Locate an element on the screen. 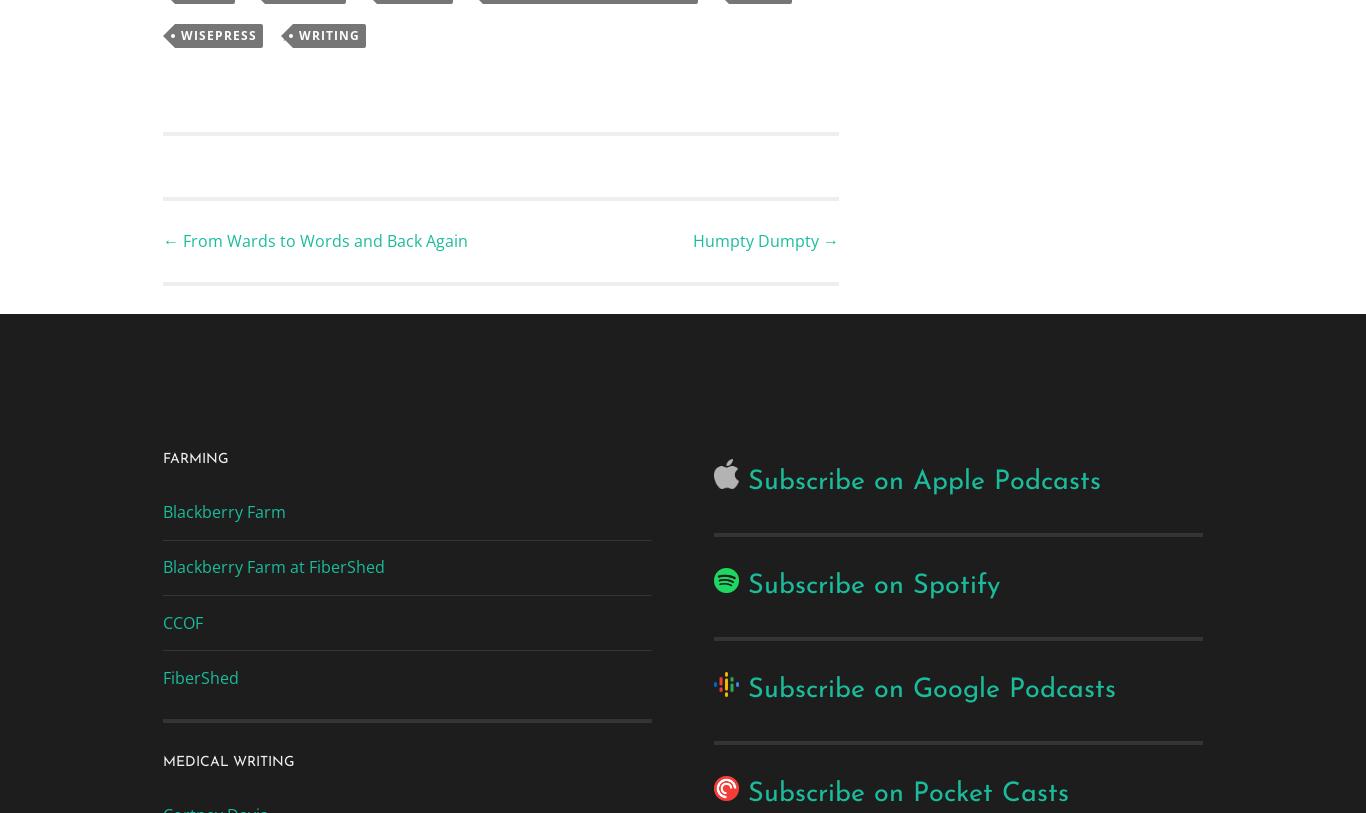 The height and width of the screenshot is (813, 1366). 'CCOF' is located at coordinates (182, 622).